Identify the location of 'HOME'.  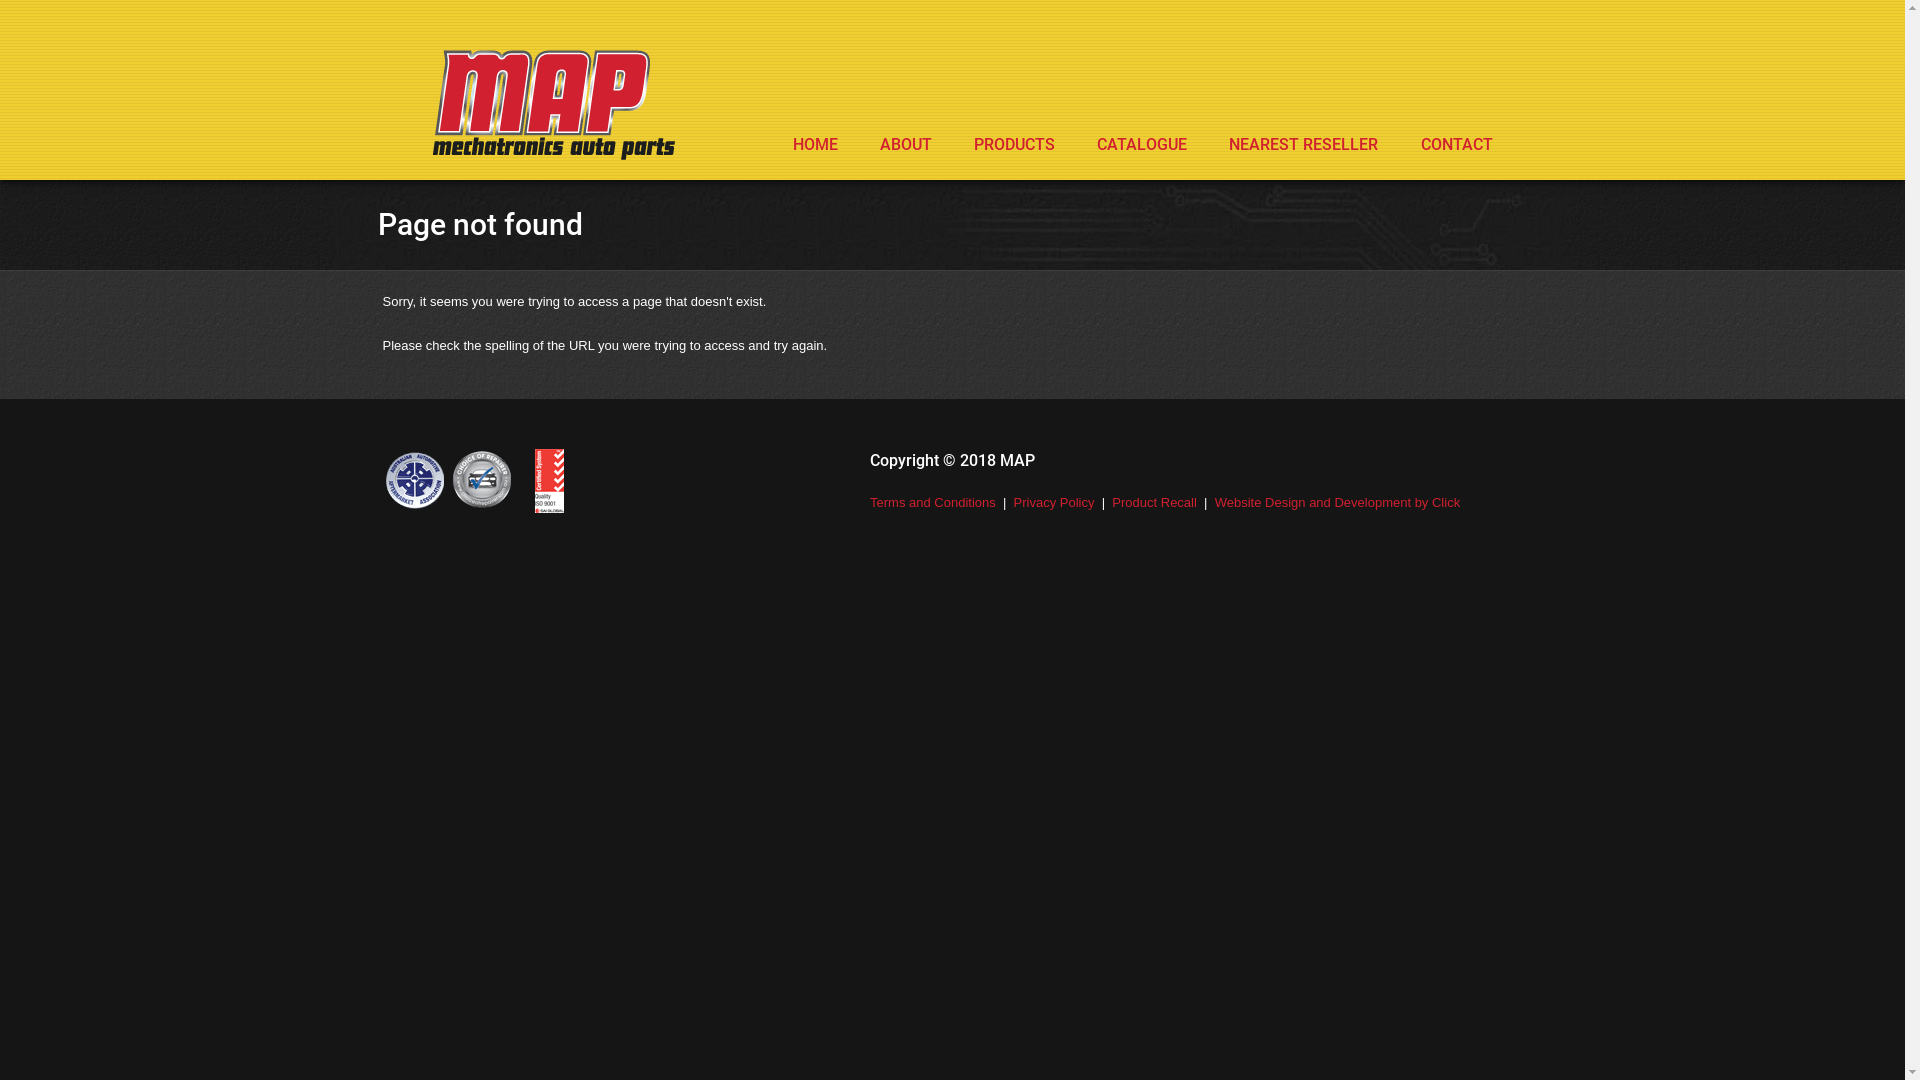
(815, 144).